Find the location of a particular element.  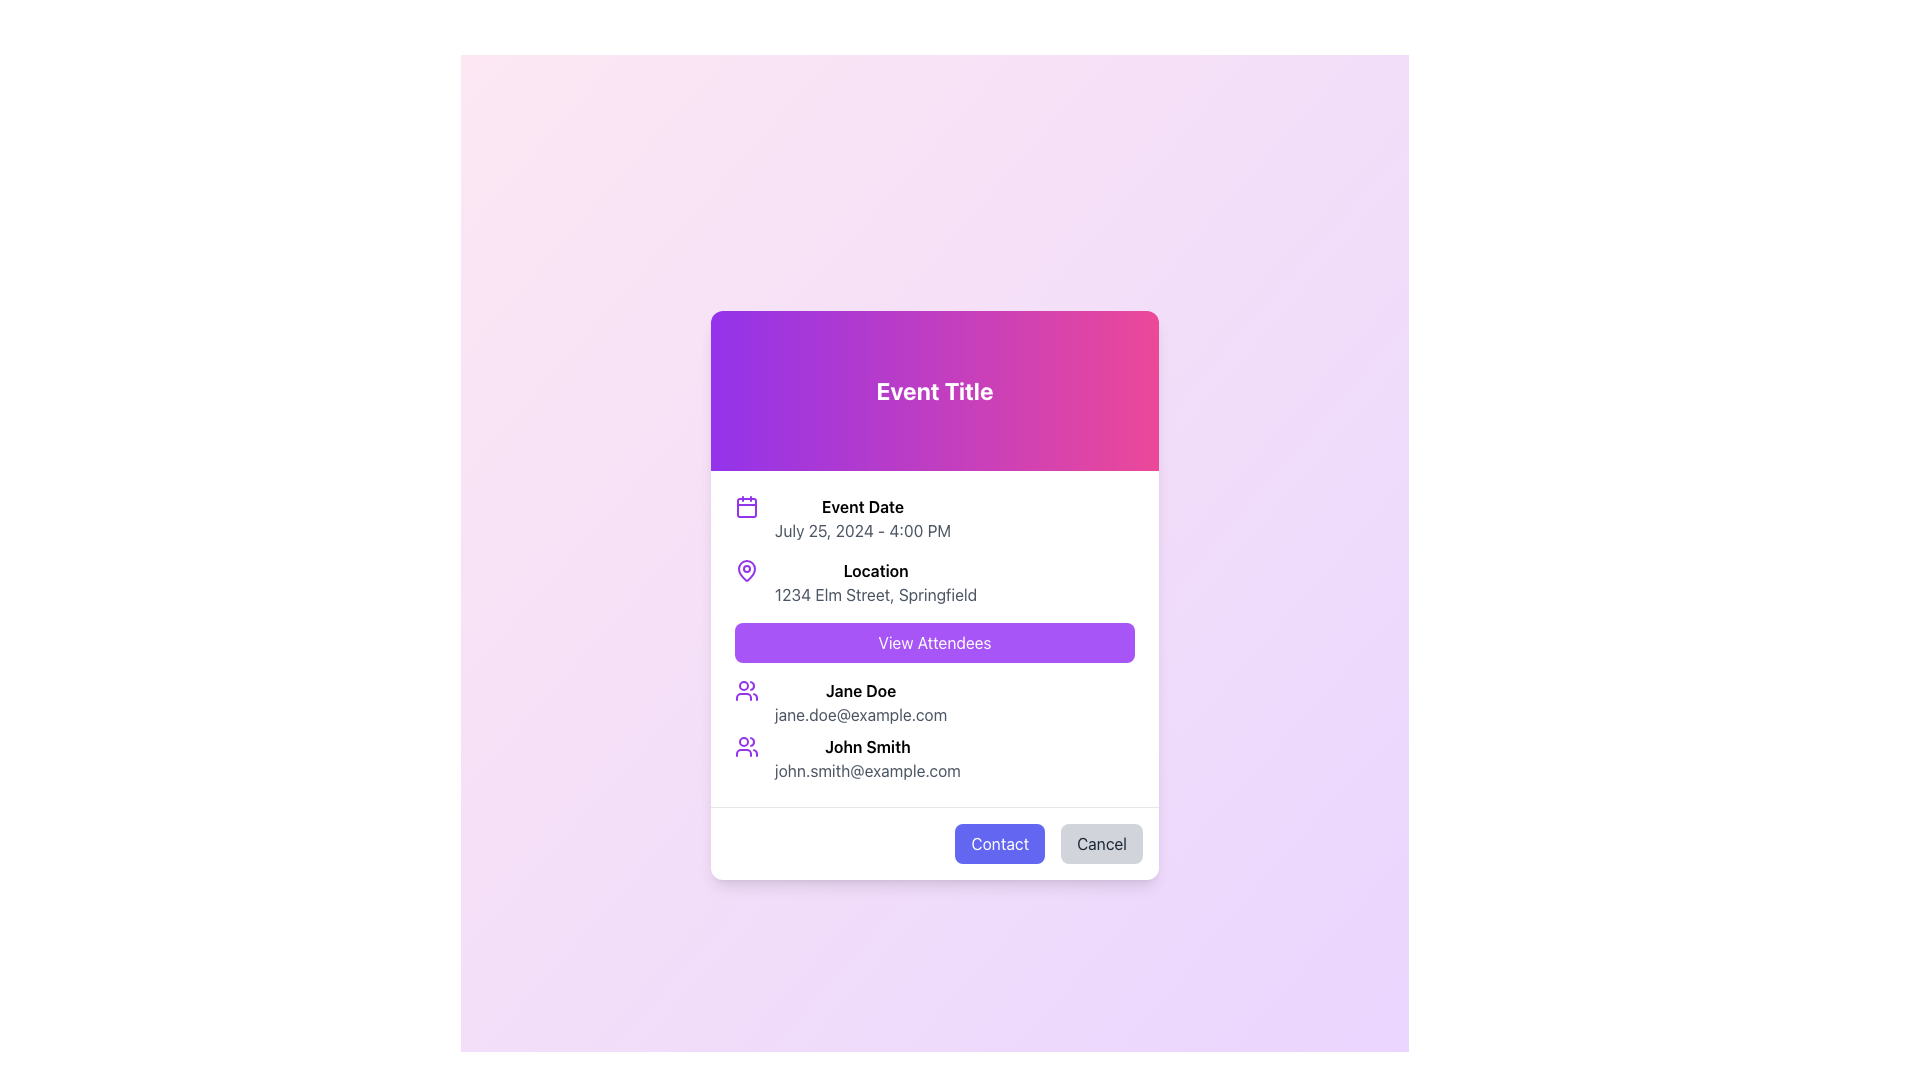

the email address 'john.smith@example.com' displayed in a gray font, which is located directly below the name 'John Smith' in the lower section of the modal dialog is located at coordinates (868, 769).